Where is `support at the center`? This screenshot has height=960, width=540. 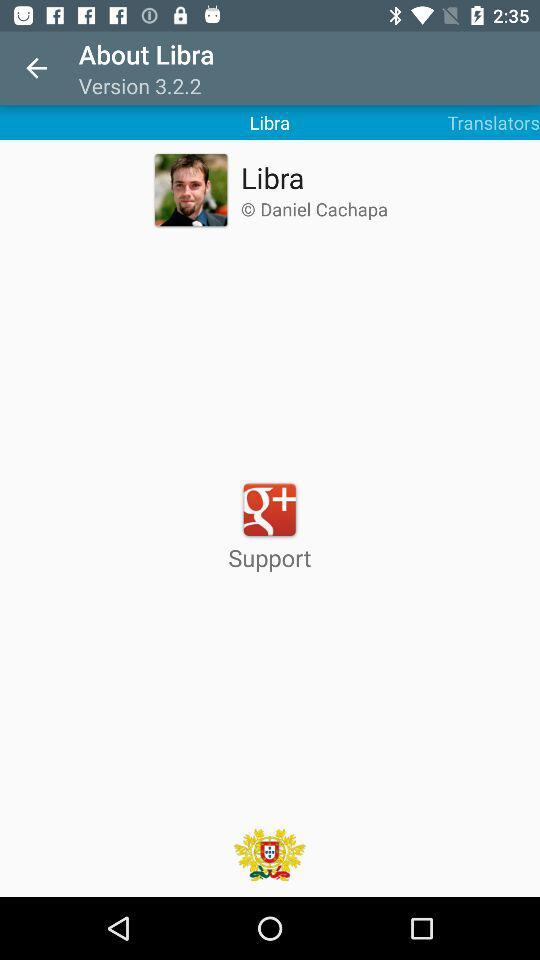 support at the center is located at coordinates (270, 525).